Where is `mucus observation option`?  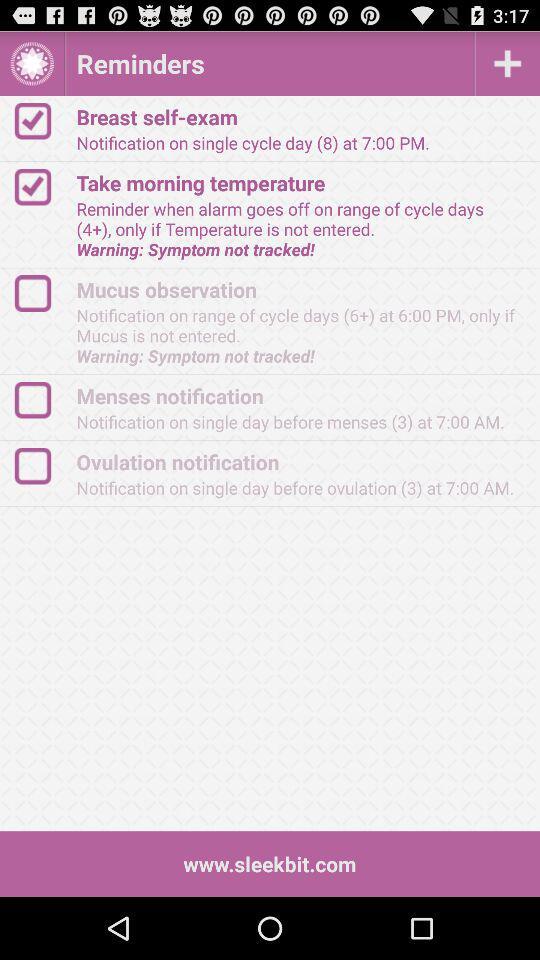
mucus observation option is located at coordinates (42, 292).